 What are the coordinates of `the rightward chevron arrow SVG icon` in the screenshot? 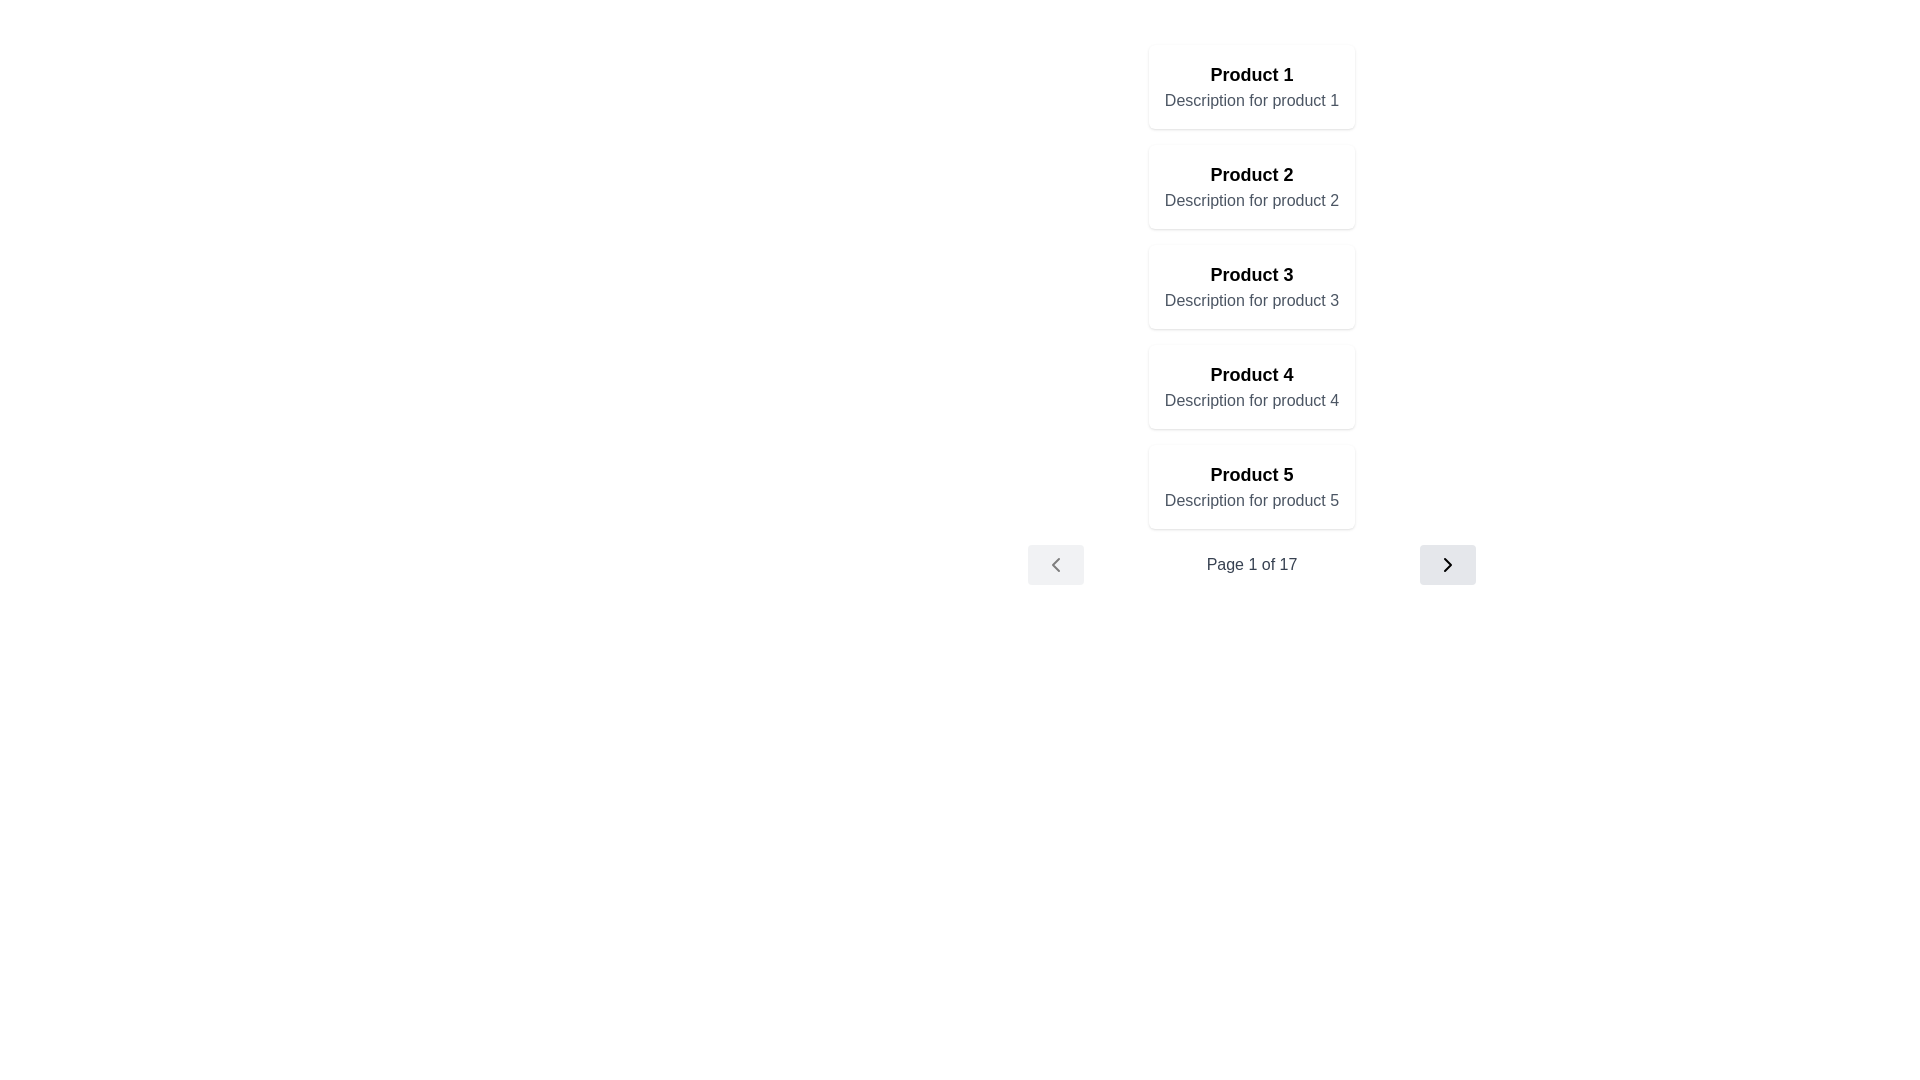 It's located at (1448, 564).